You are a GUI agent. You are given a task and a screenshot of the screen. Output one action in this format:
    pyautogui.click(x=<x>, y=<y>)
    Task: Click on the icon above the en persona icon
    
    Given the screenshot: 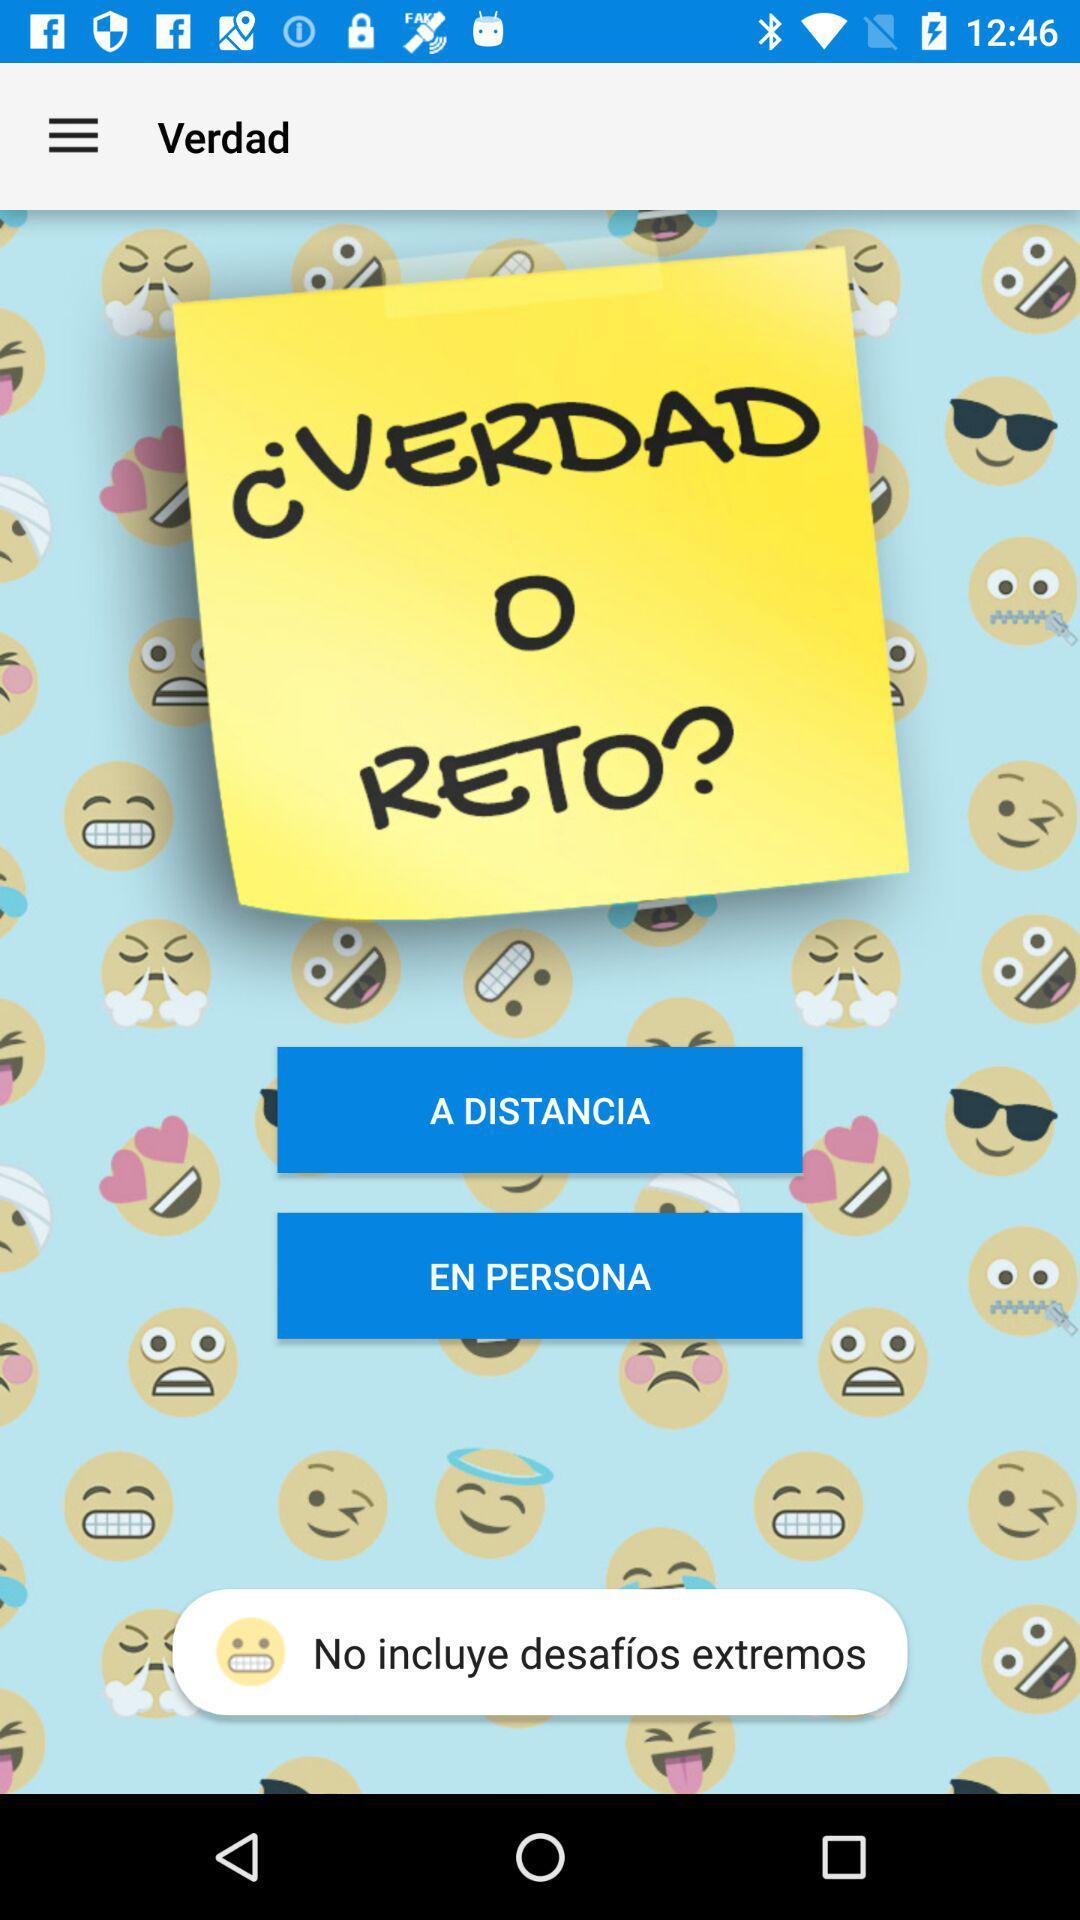 What is the action you would take?
    pyautogui.click(x=540, y=1108)
    